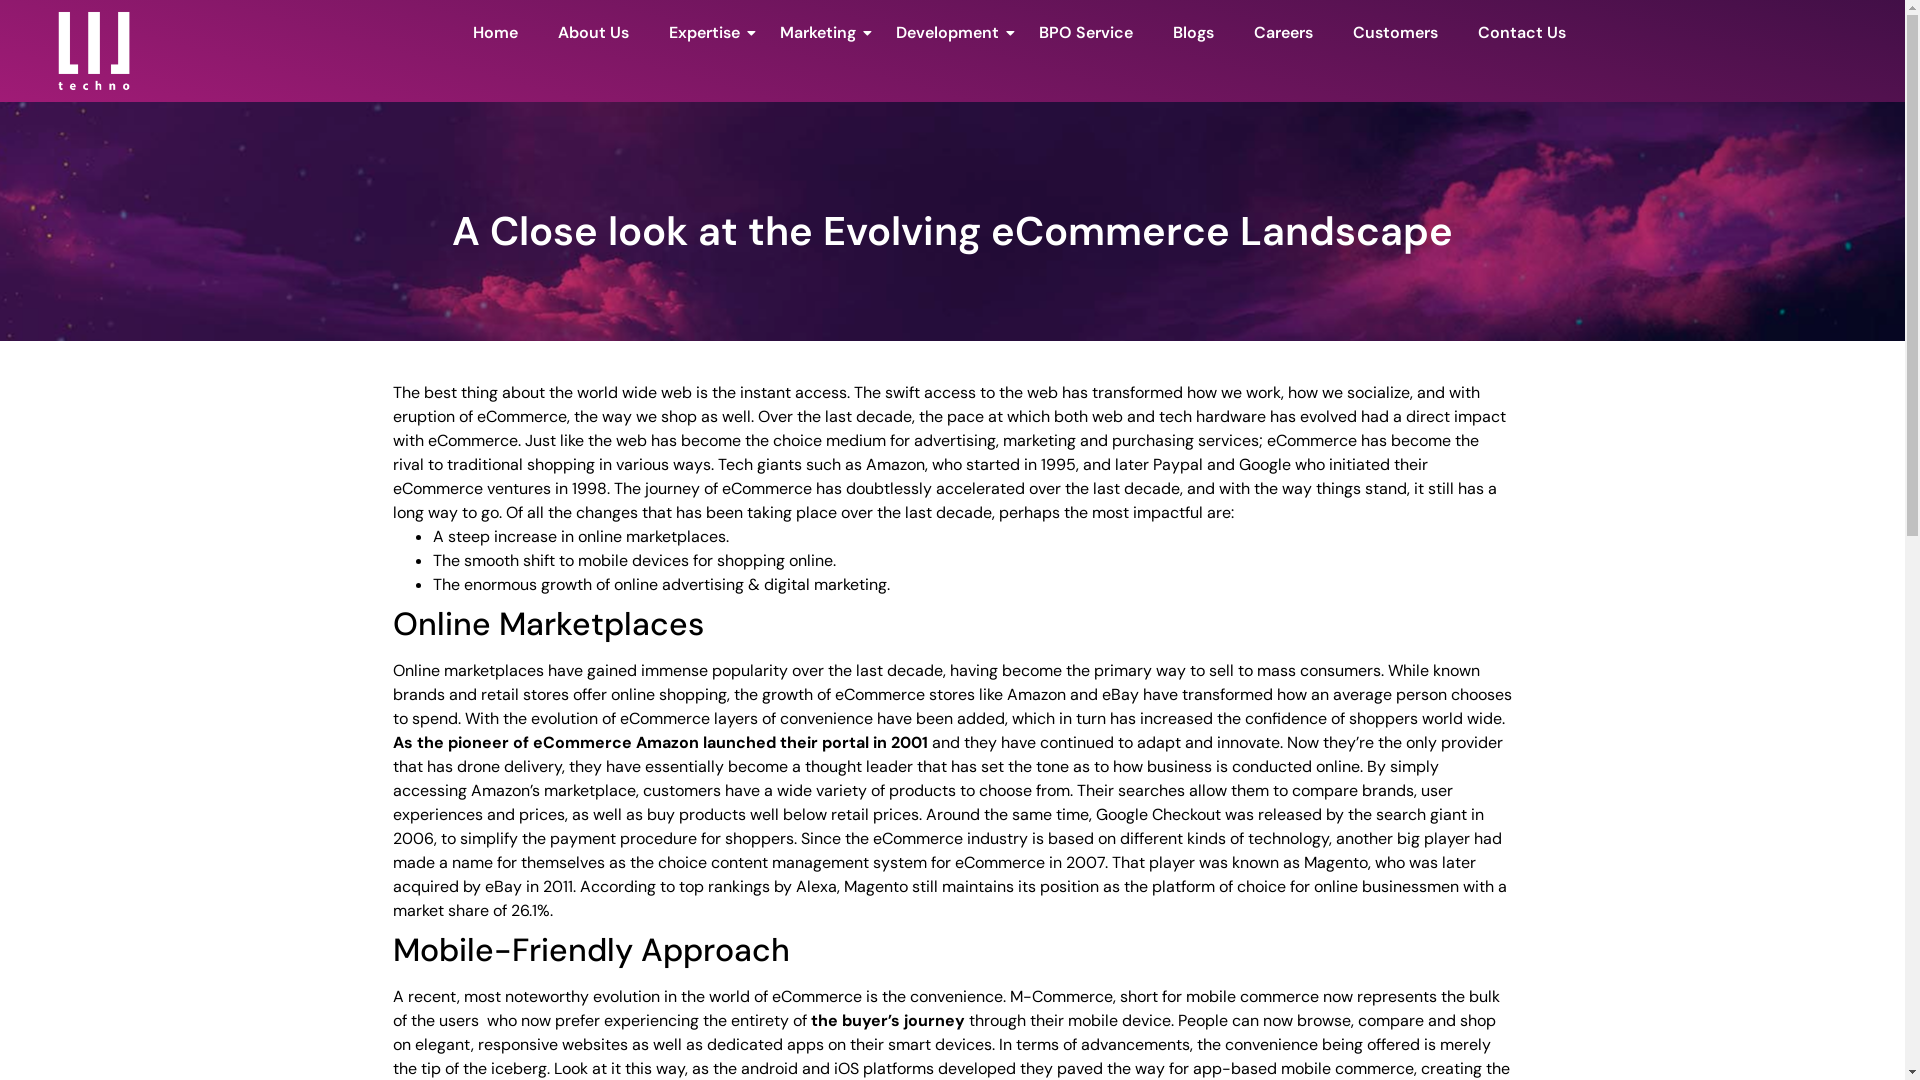 Image resolution: width=1920 pixels, height=1080 pixels. What do you see at coordinates (592, 34) in the screenshot?
I see `'About Us'` at bounding box center [592, 34].